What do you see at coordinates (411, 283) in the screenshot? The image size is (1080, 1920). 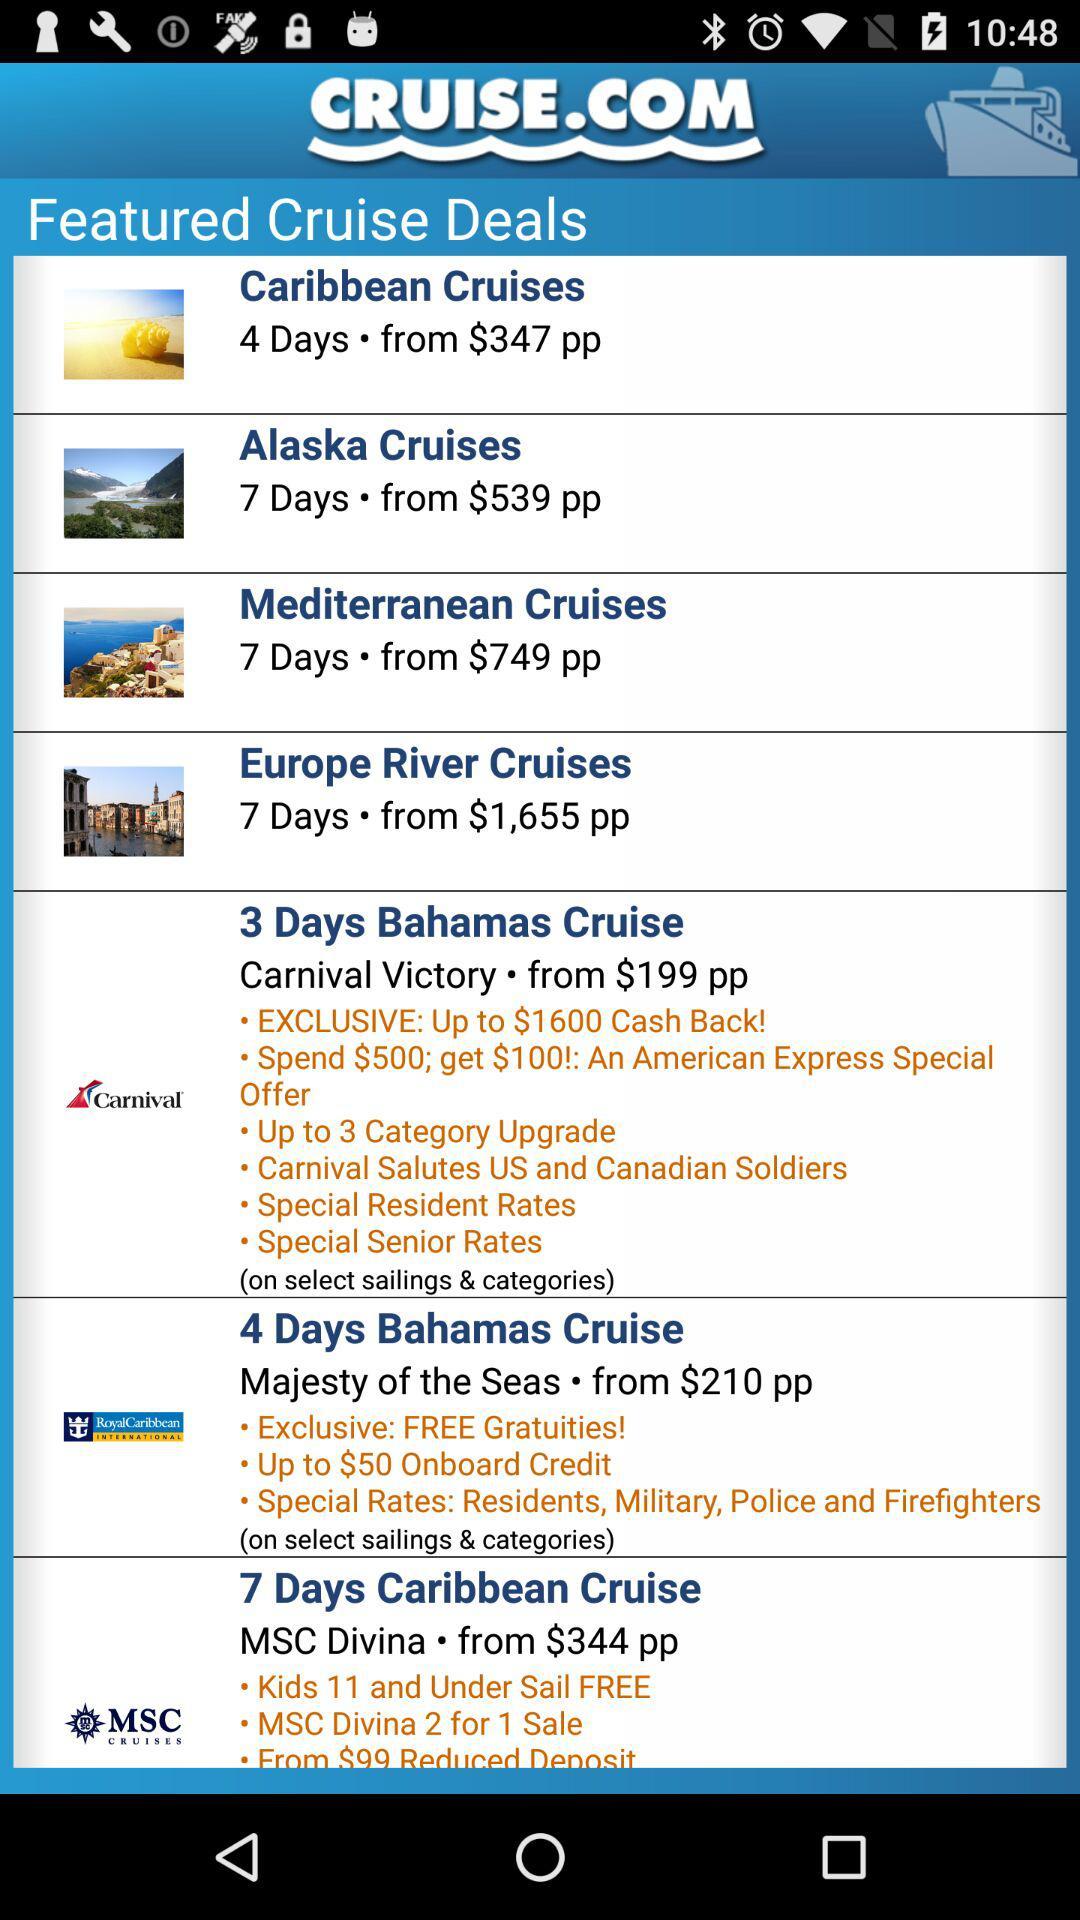 I see `caribbean cruises item` at bounding box center [411, 283].